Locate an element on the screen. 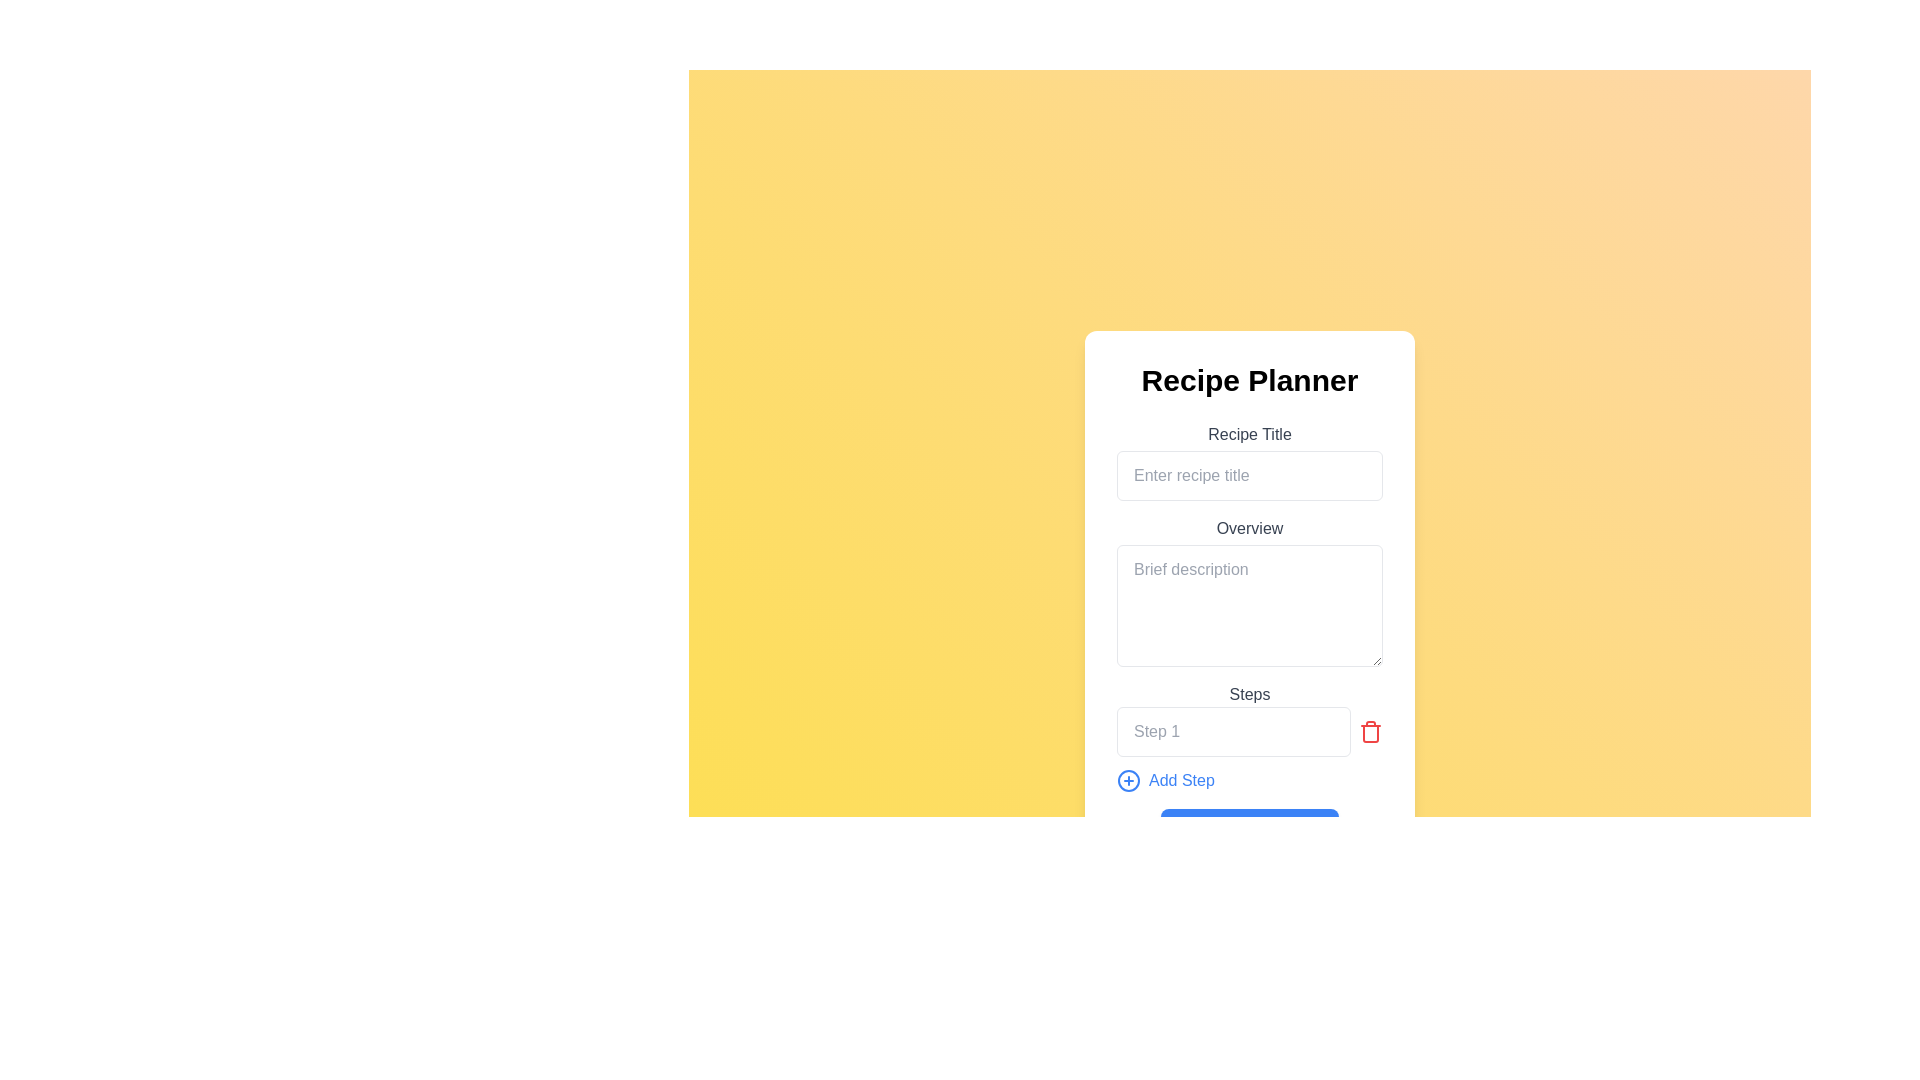 The height and width of the screenshot is (1080, 1920). the circular decorative element, which is a distinct outline with a radius of 10 units, located centrally within the 'Add Step' button area at the bottom of the interface is located at coordinates (1128, 778).